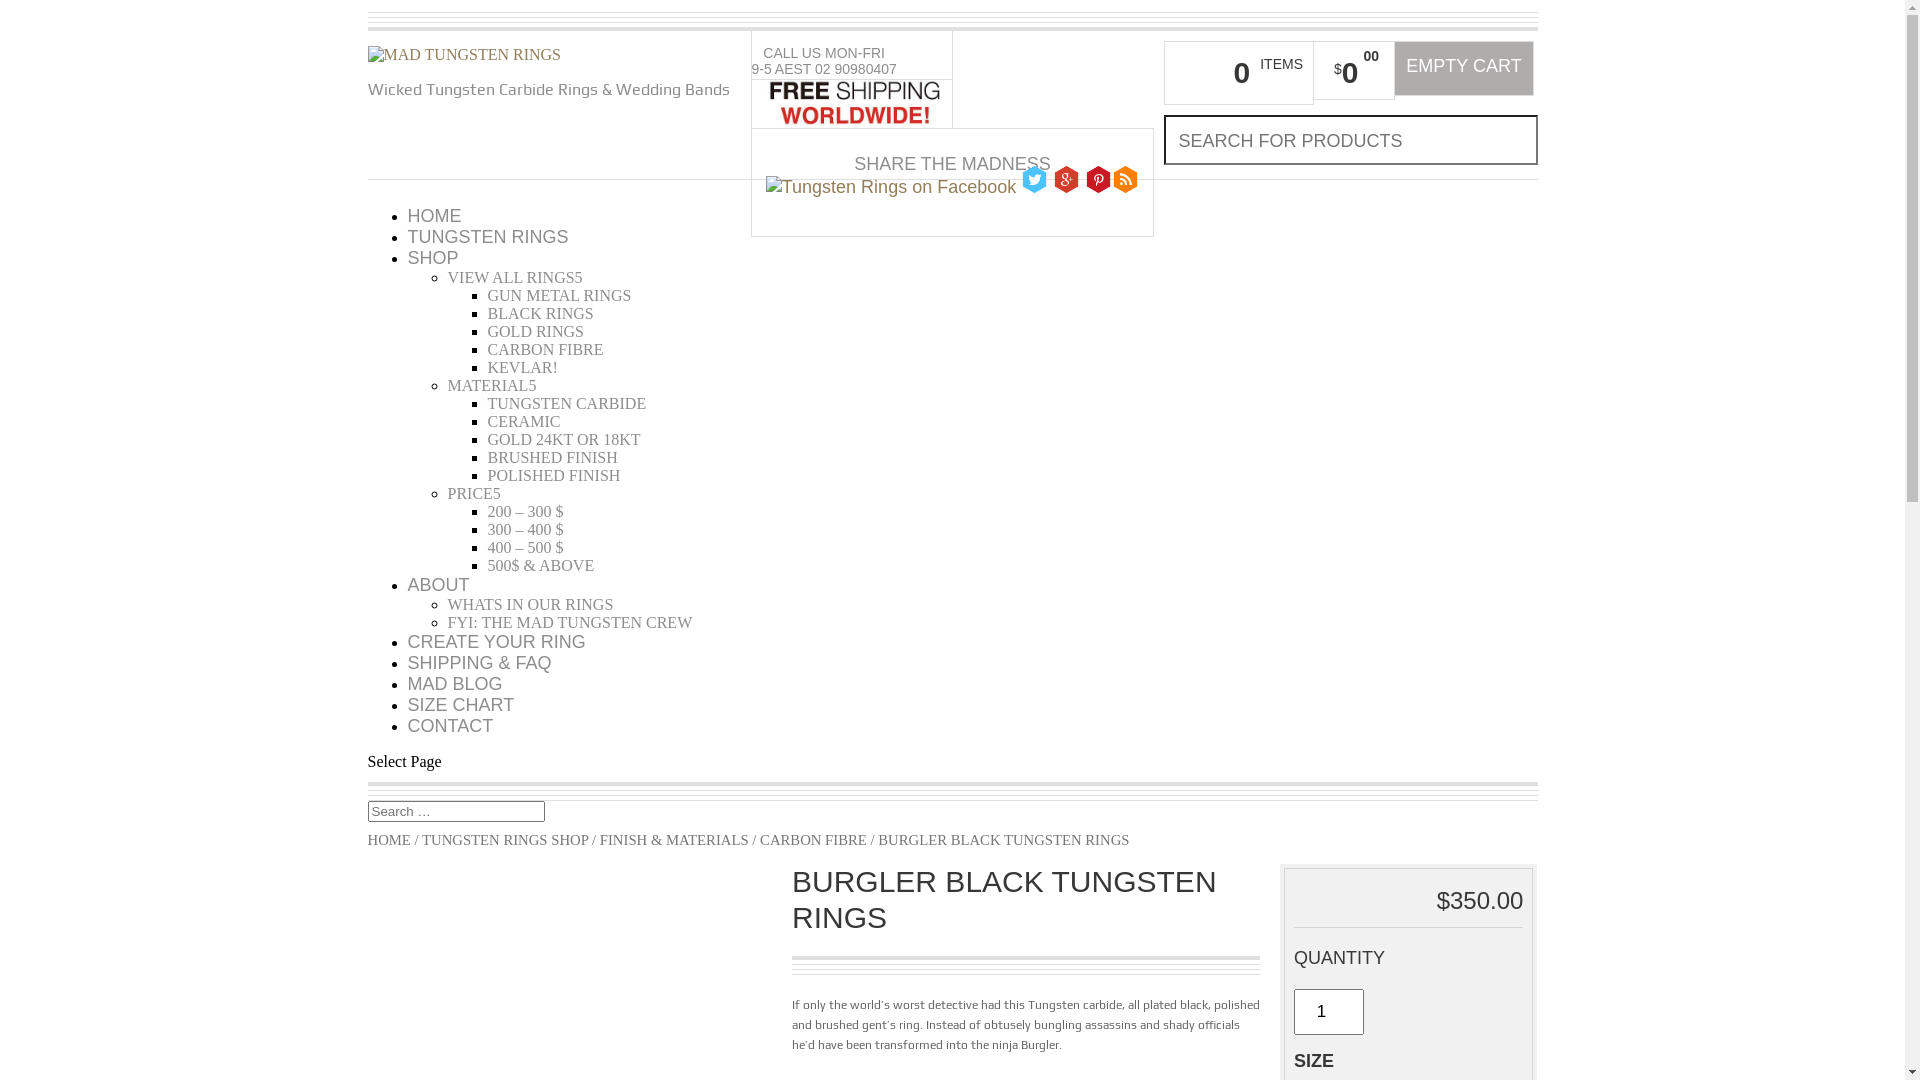 The height and width of the screenshot is (1080, 1920). What do you see at coordinates (1065, 178) in the screenshot?
I see `' Follow Tungsten Rings on Google Plus'` at bounding box center [1065, 178].